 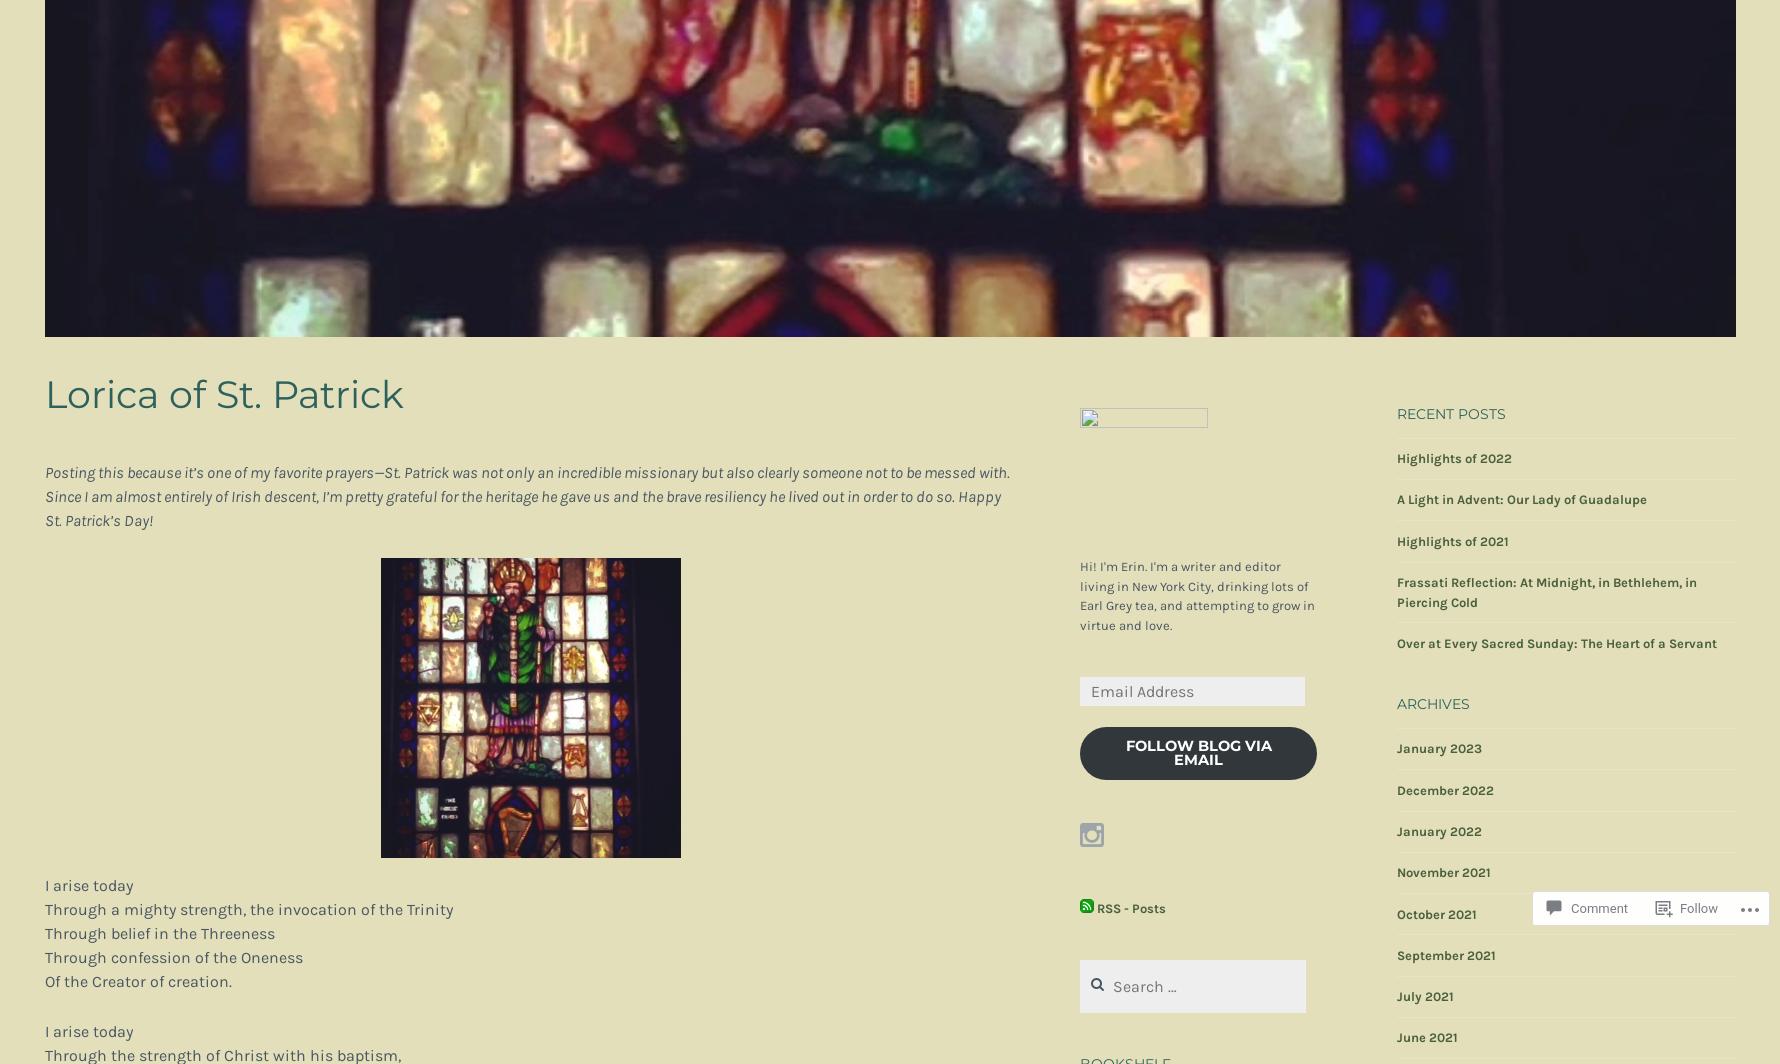 I want to click on 'November 2021', so click(x=1442, y=872).